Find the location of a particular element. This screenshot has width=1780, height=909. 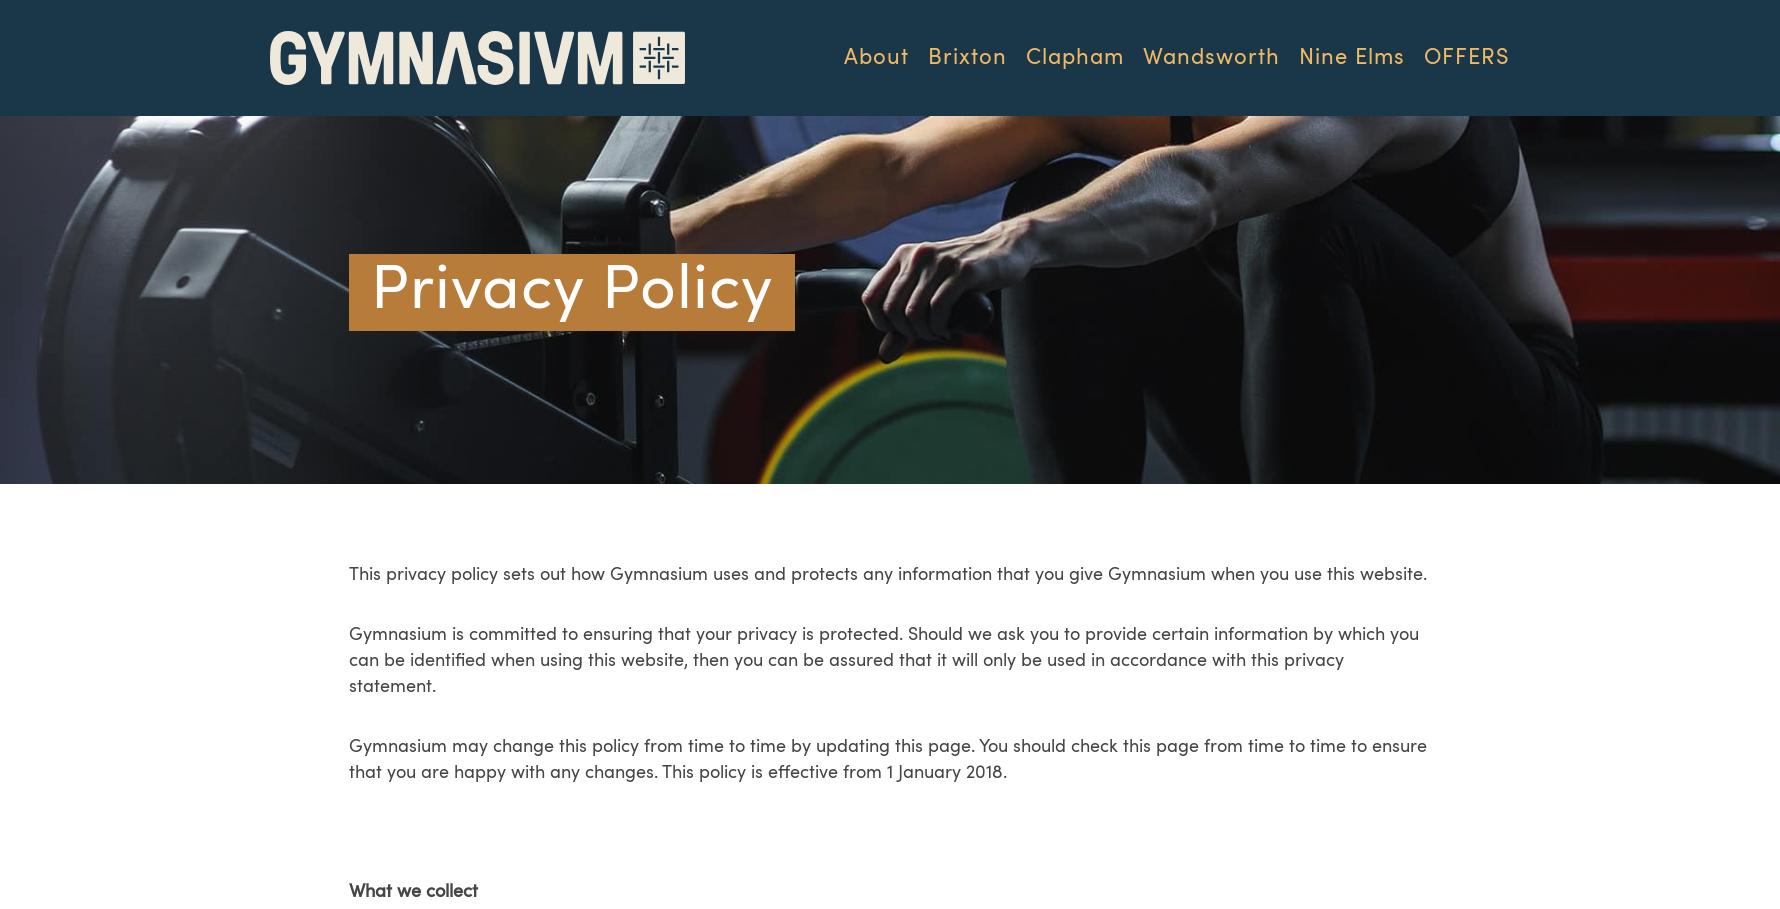

'Privacy Policy' is located at coordinates (370, 289).